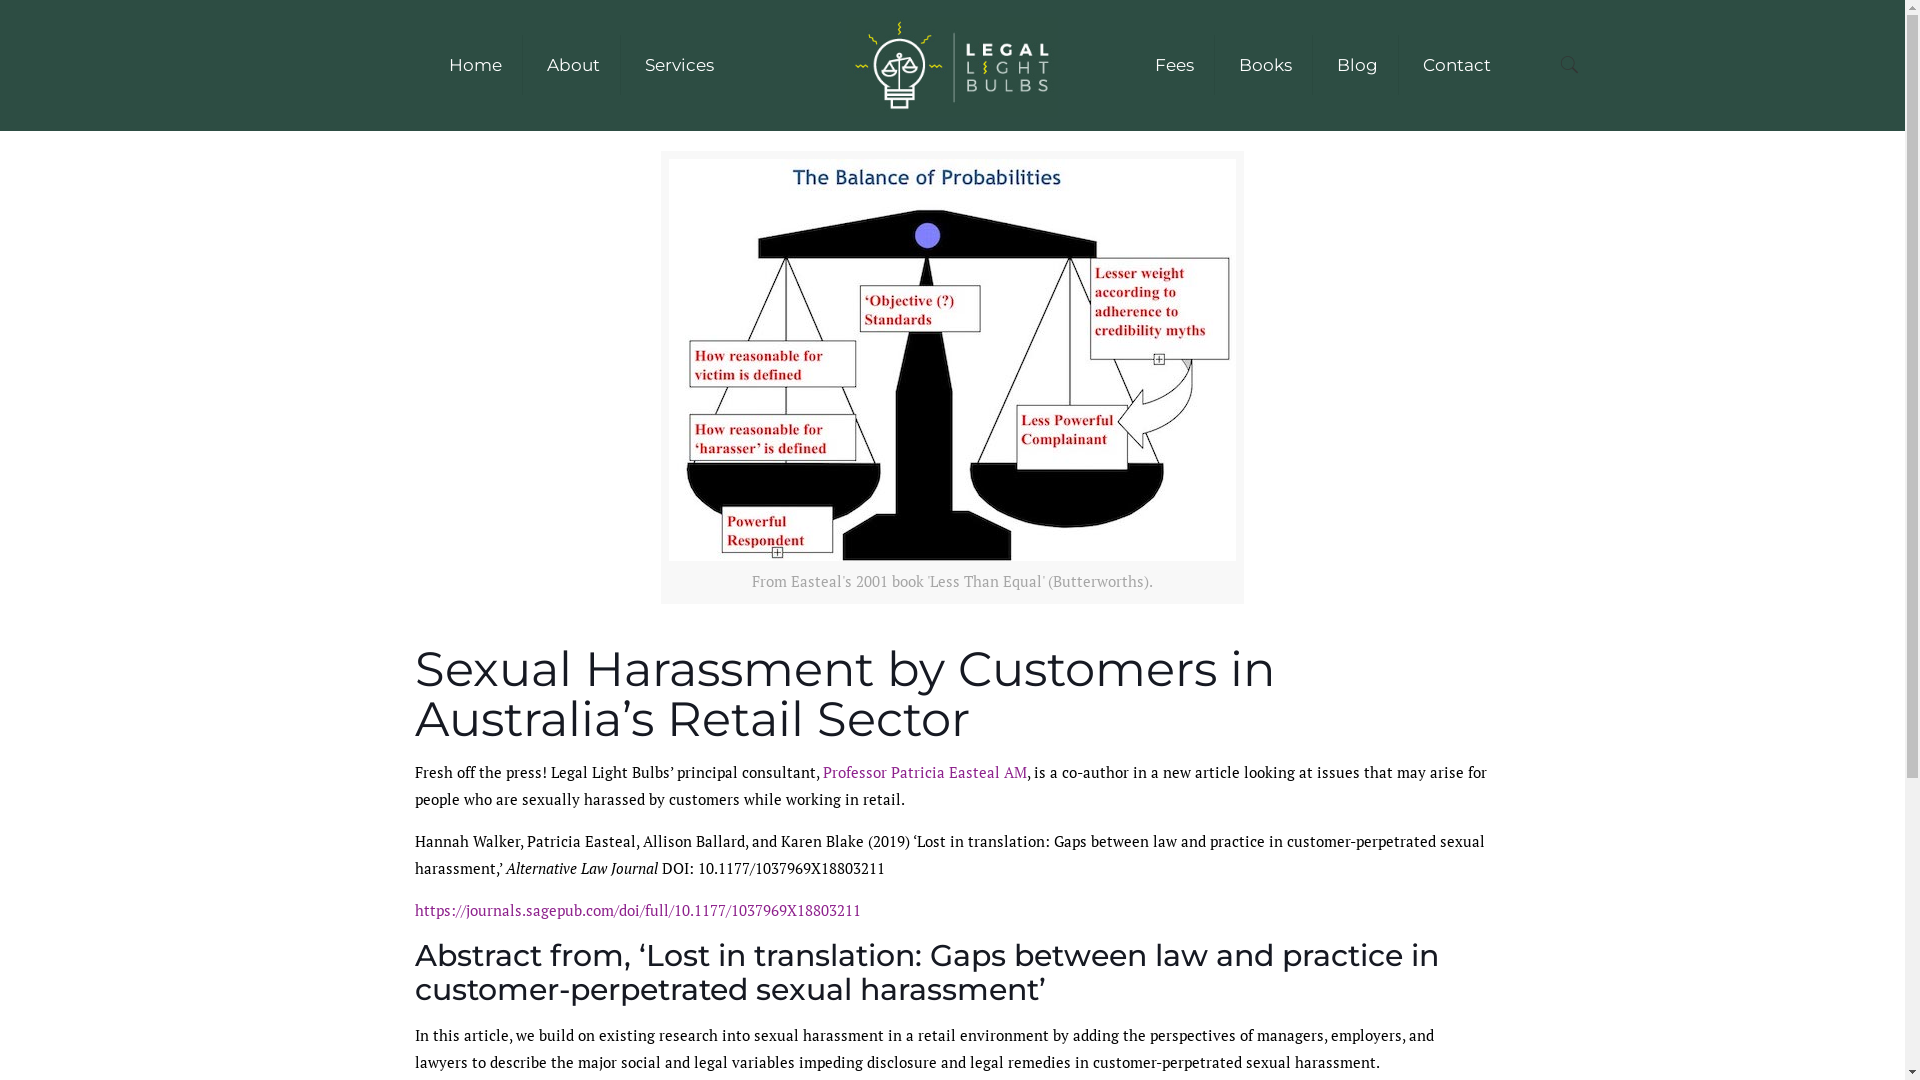  I want to click on 'Fees', so click(1134, 64).